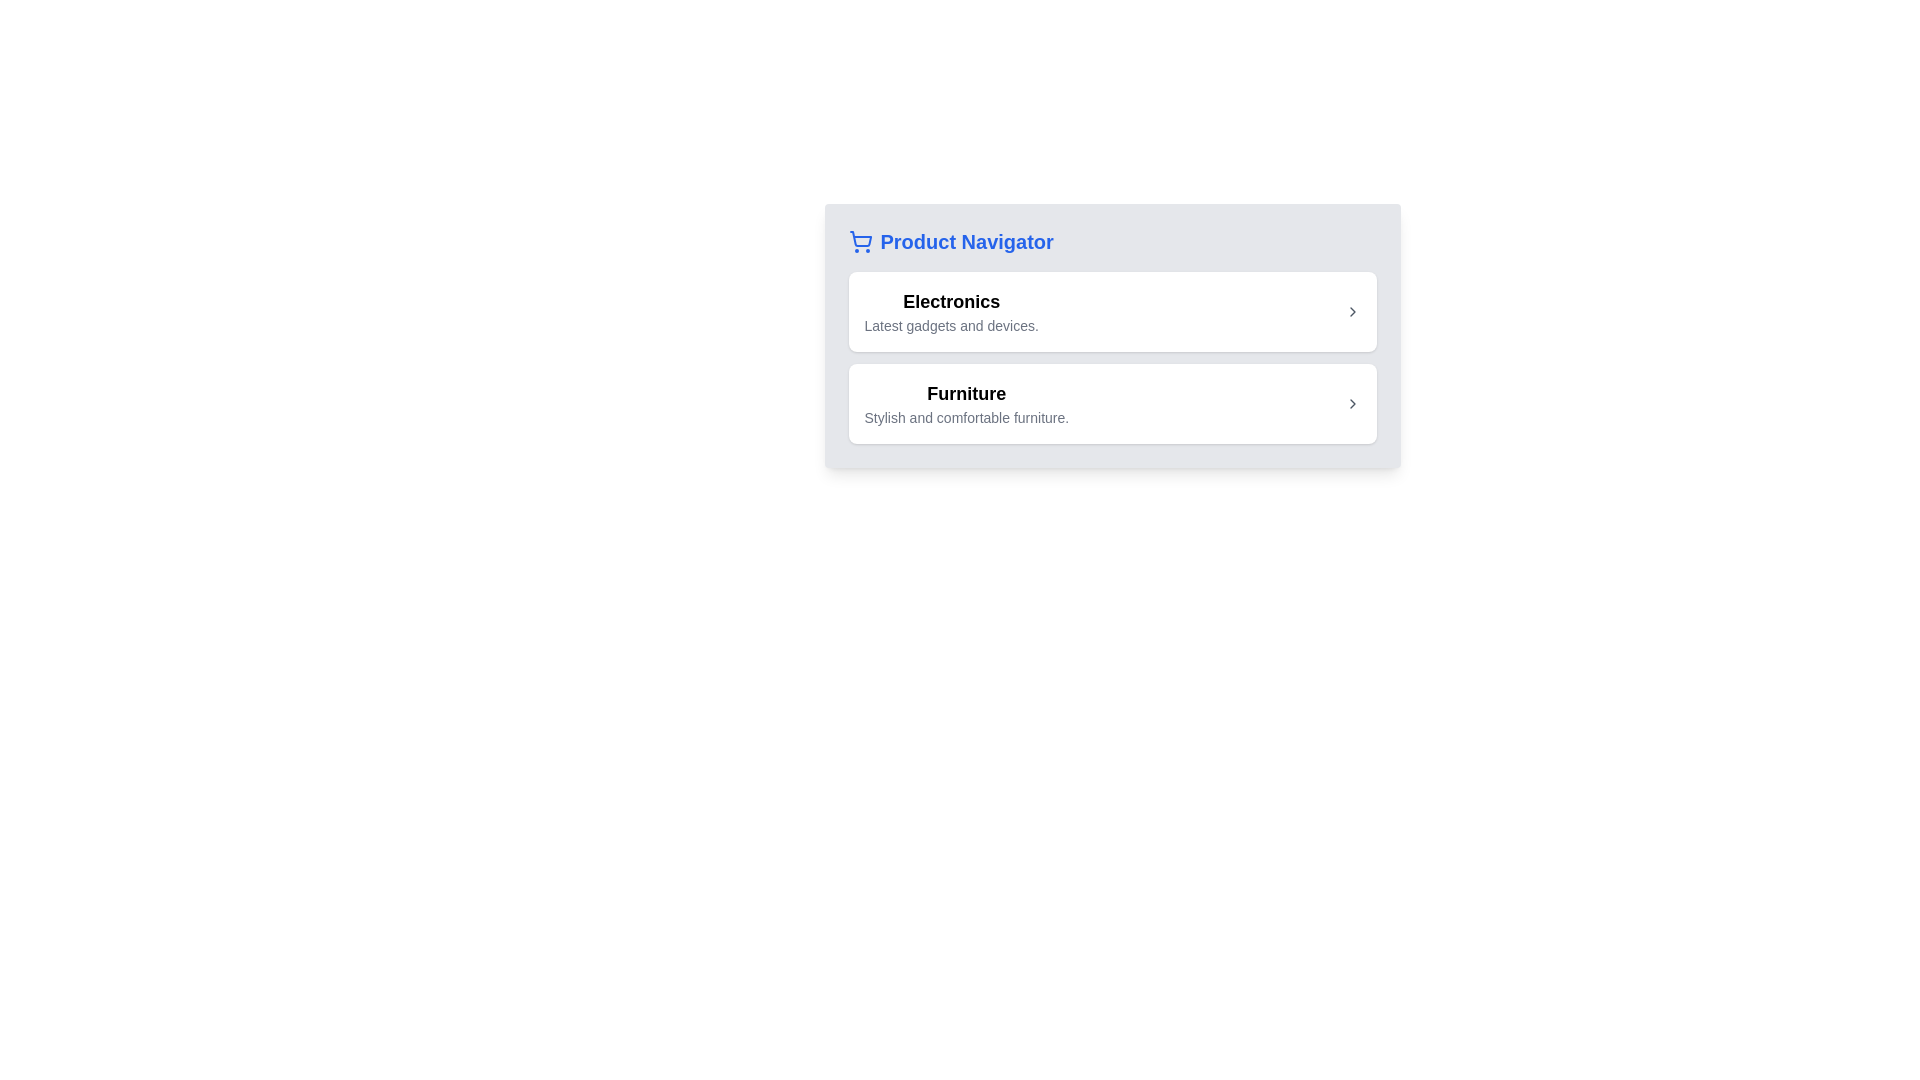 This screenshot has width=1920, height=1080. Describe the element at coordinates (1111, 404) in the screenshot. I see `the Navigation Panel containing the 'Furniture' title` at that location.